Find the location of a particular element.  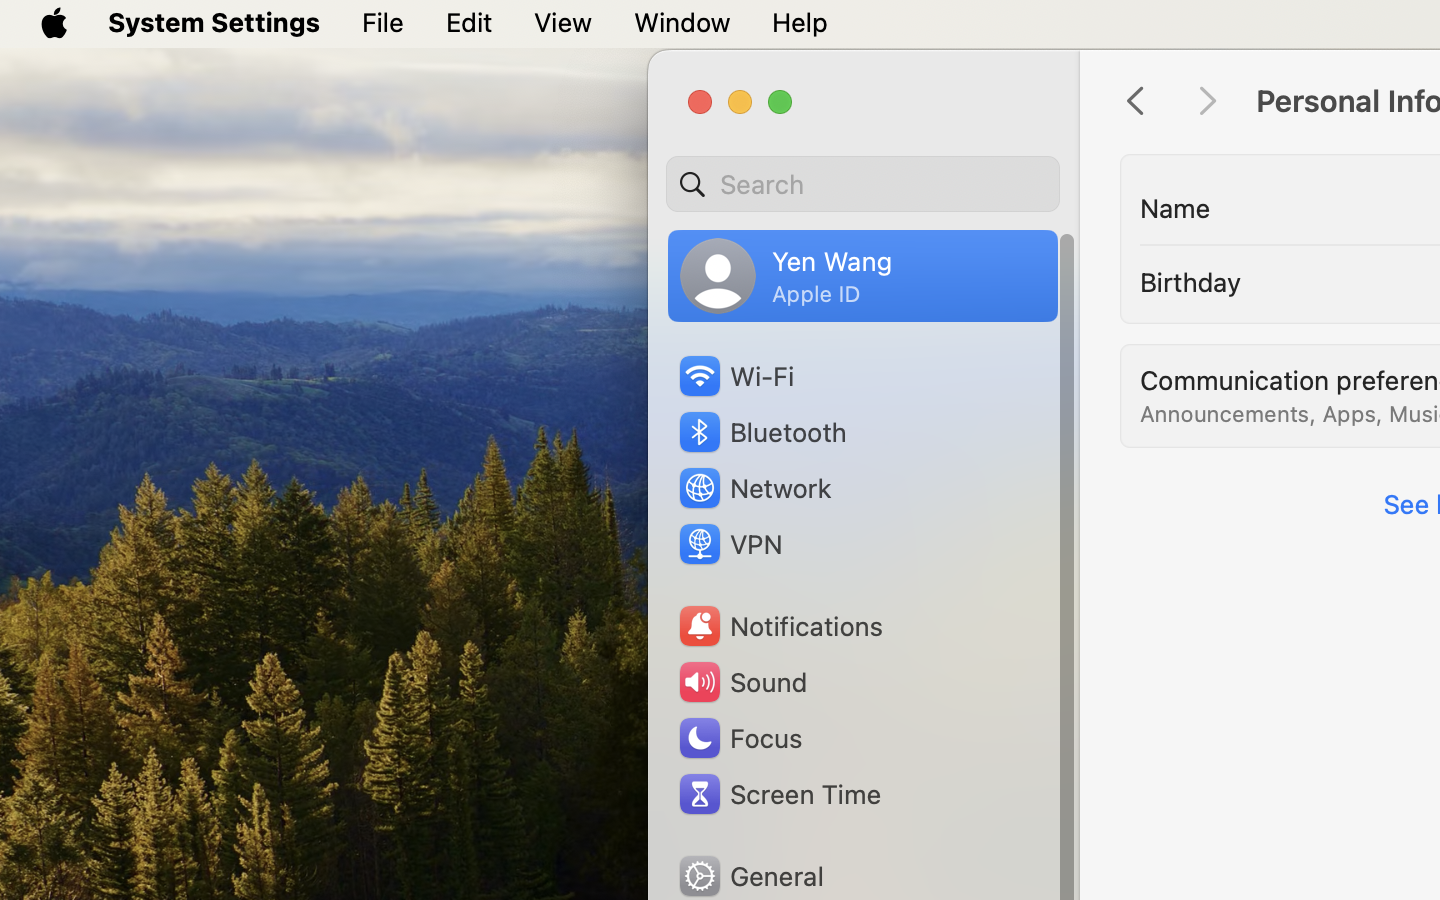

'Network' is located at coordinates (752, 486).